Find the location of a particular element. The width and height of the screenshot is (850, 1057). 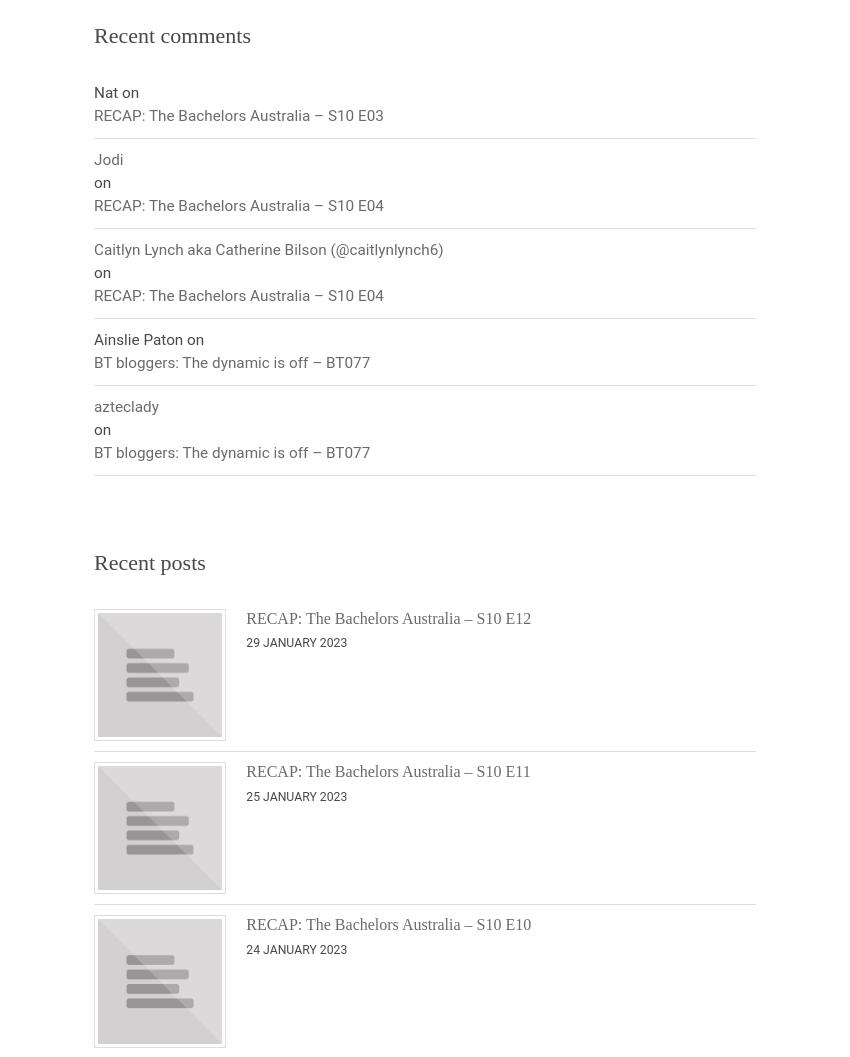

'24 January 2023' is located at coordinates (295, 950).